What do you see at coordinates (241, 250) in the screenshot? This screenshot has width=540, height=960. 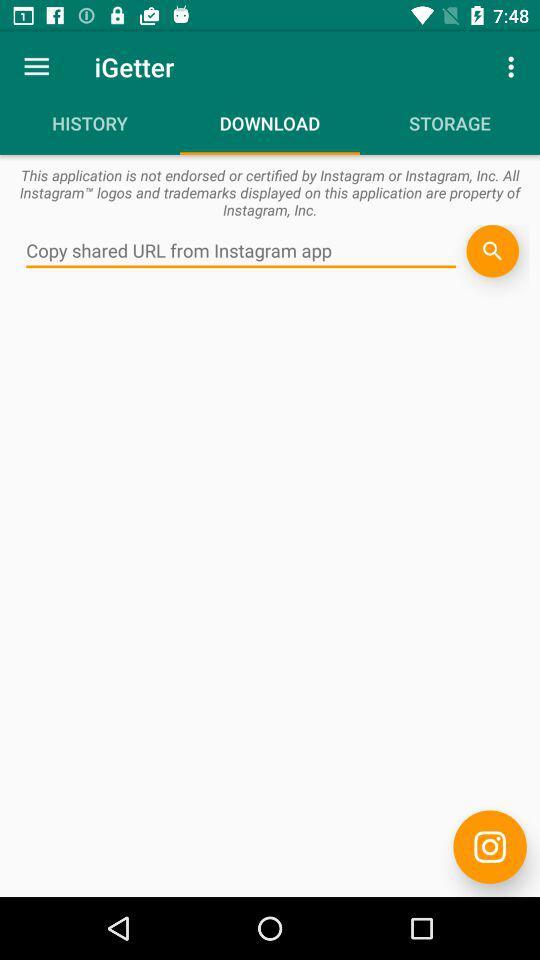 I see `look up url` at bounding box center [241, 250].